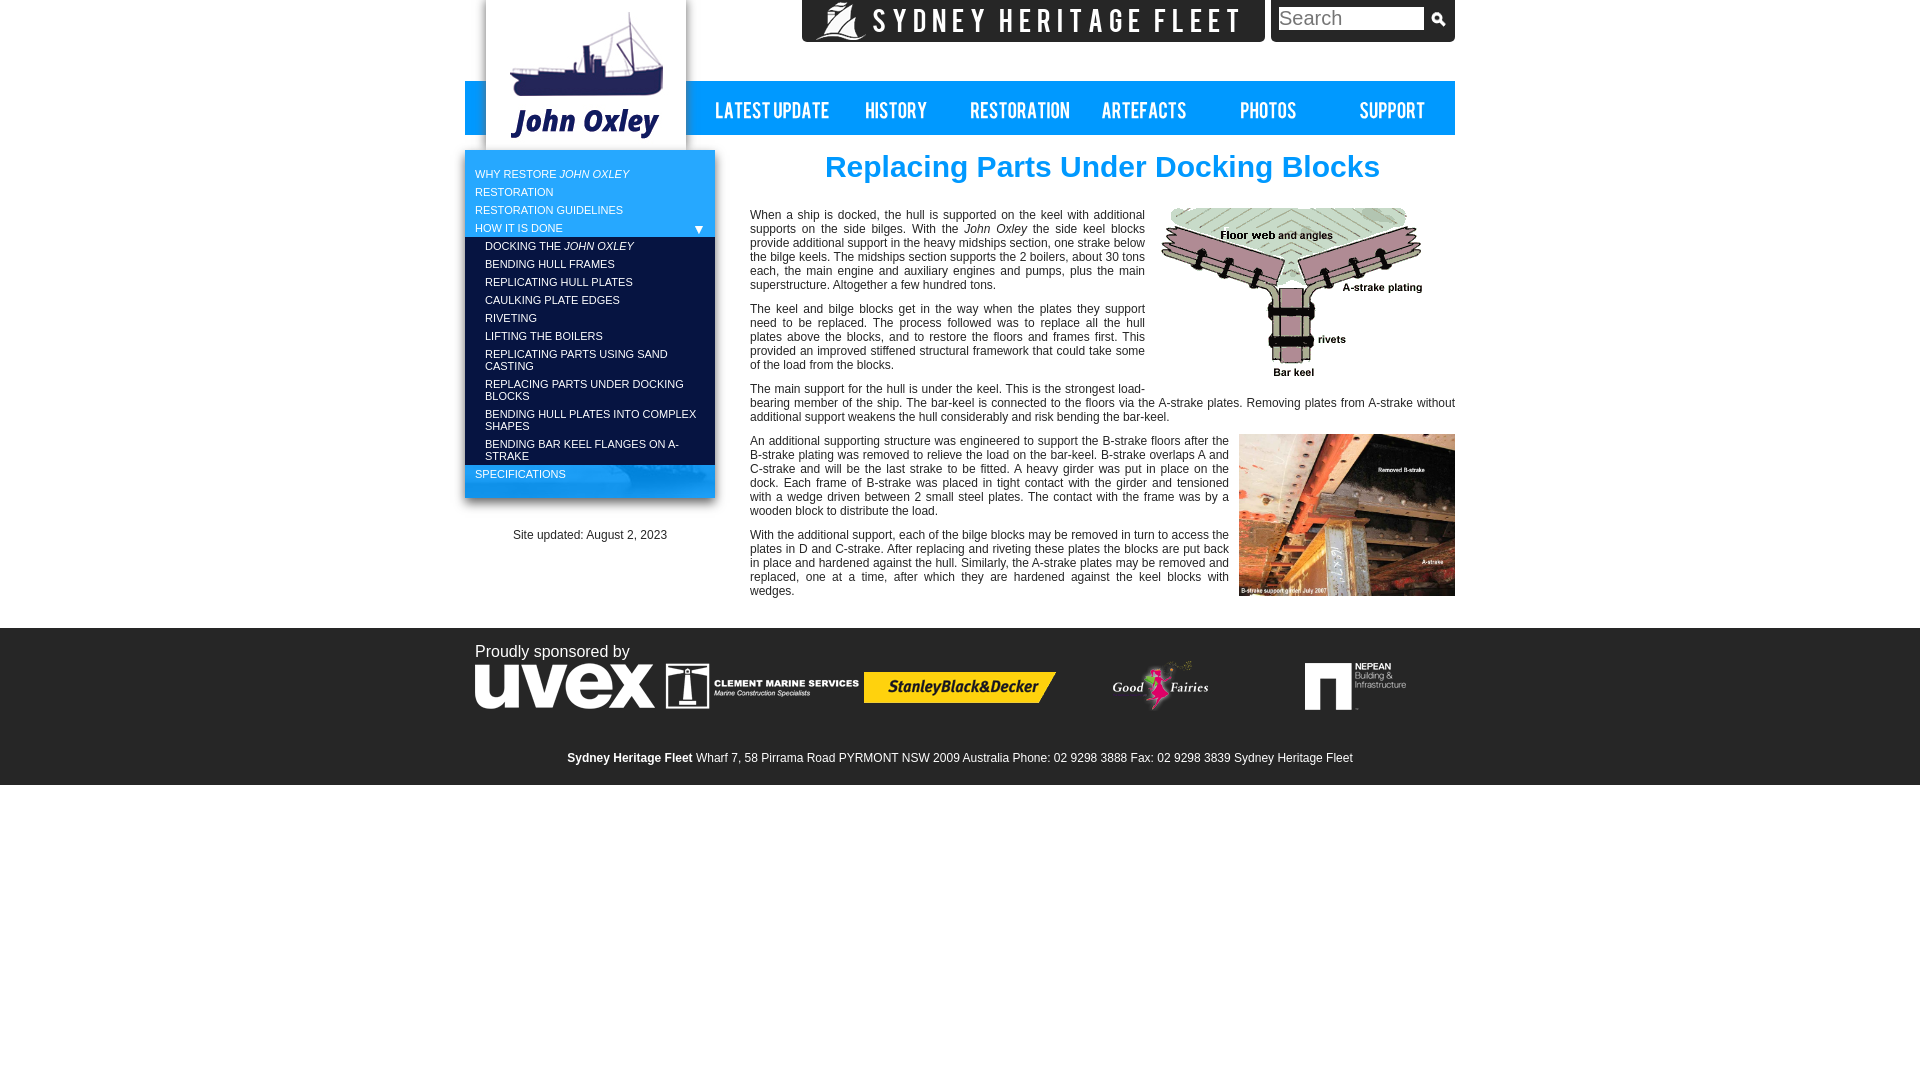 This screenshot has width=1920, height=1080. What do you see at coordinates (589, 281) in the screenshot?
I see `'REPLICATING HULL PLATES'` at bounding box center [589, 281].